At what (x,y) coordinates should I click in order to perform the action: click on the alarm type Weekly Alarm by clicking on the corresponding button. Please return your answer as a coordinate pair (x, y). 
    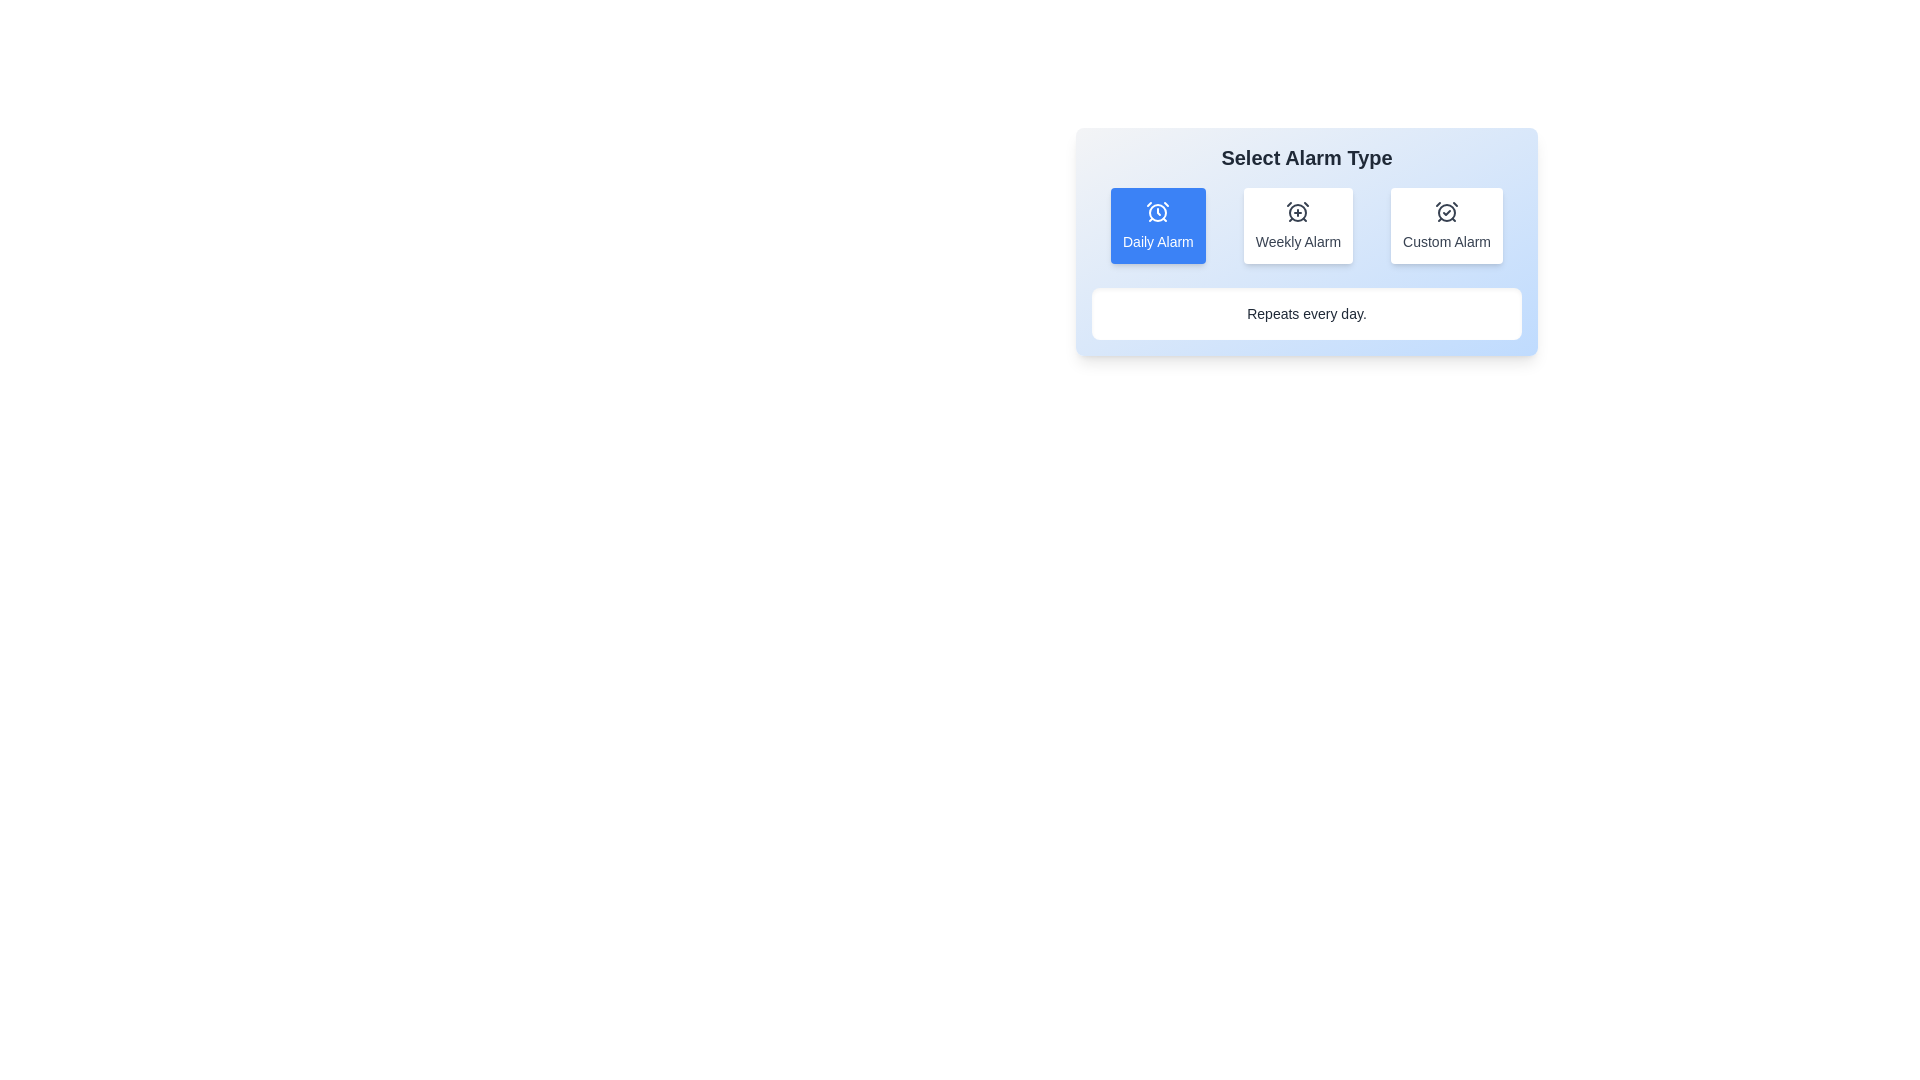
    Looking at the image, I should click on (1297, 225).